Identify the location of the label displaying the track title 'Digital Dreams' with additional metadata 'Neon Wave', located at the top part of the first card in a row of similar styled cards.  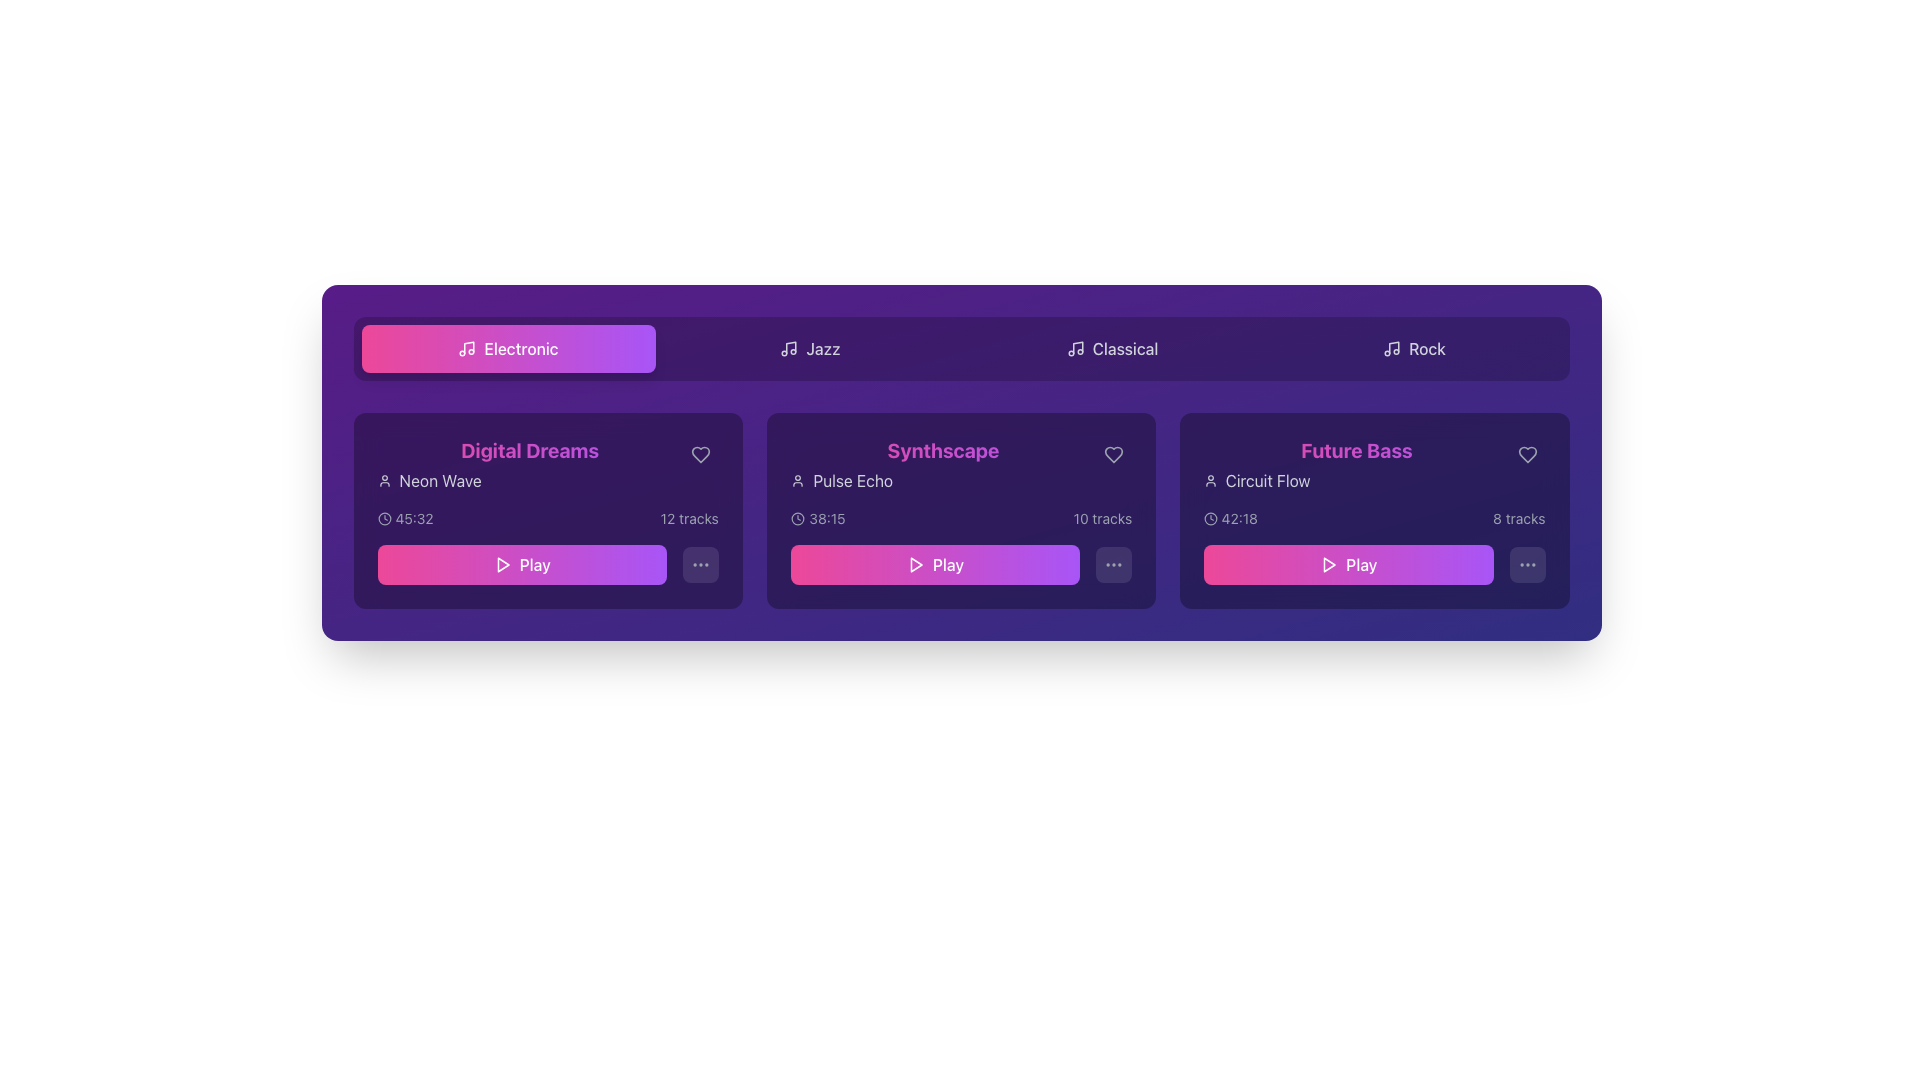
(548, 465).